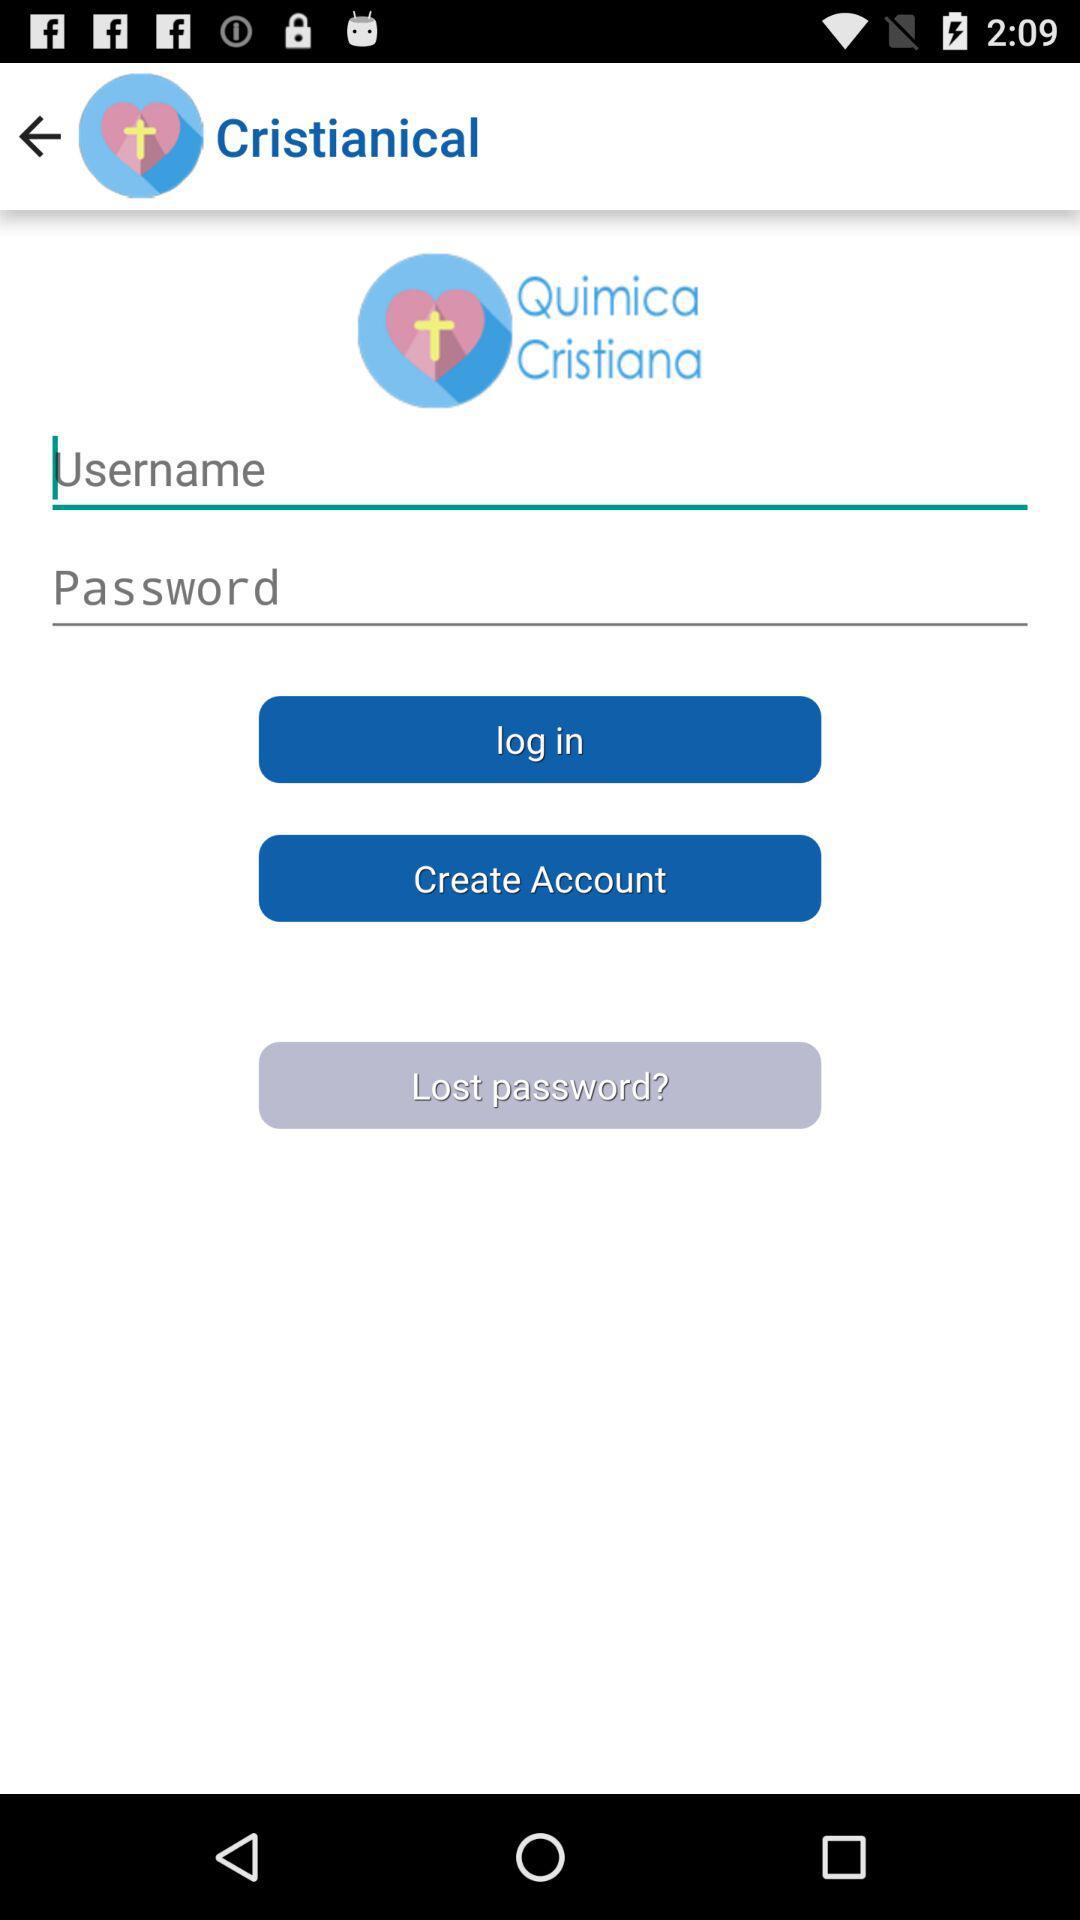 This screenshot has width=1080, height=1920. What do you see at coordinates (540, 878) in the screenshot?
I see `the icon above lost password? item` at bounding box center [540, 878].